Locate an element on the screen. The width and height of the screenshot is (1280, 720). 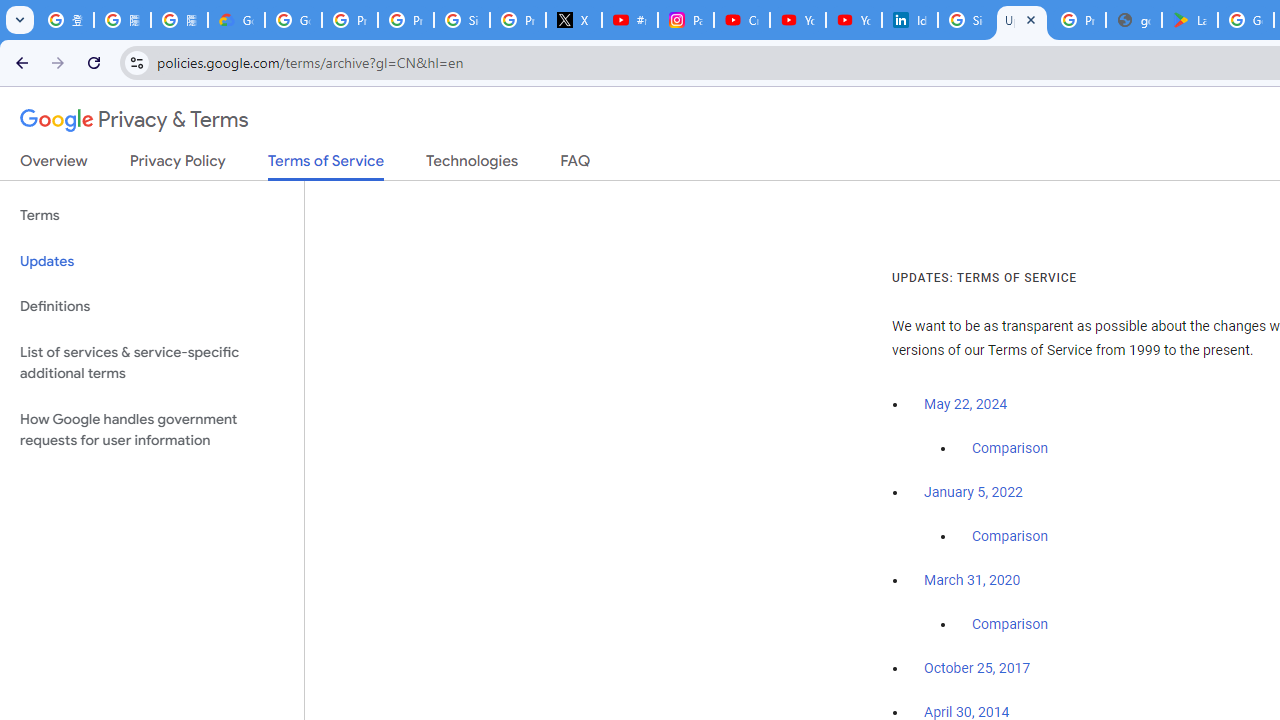
'Last Shelter: Survival - Apps on Google Play' is located at coordinates (1190, 20).